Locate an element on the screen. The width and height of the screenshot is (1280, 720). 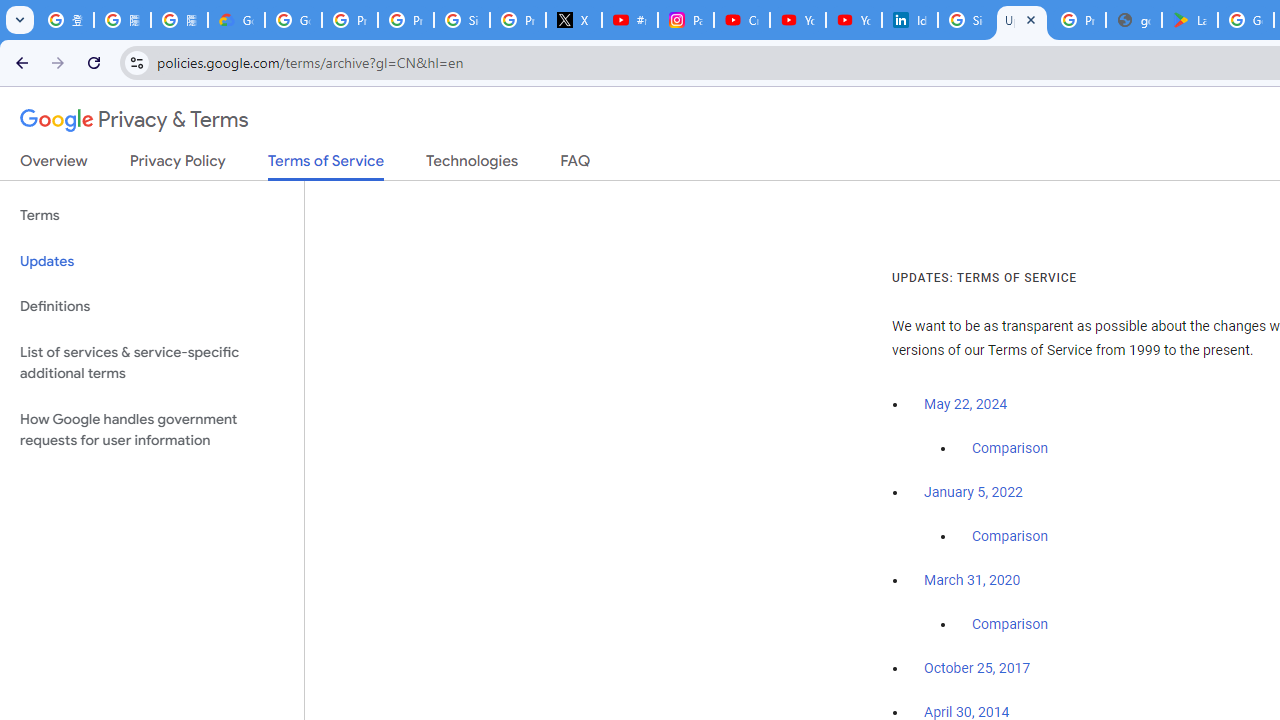
'Last Shelter: Survival - Apps on Google Play' is located at coordinates (1190, 20).